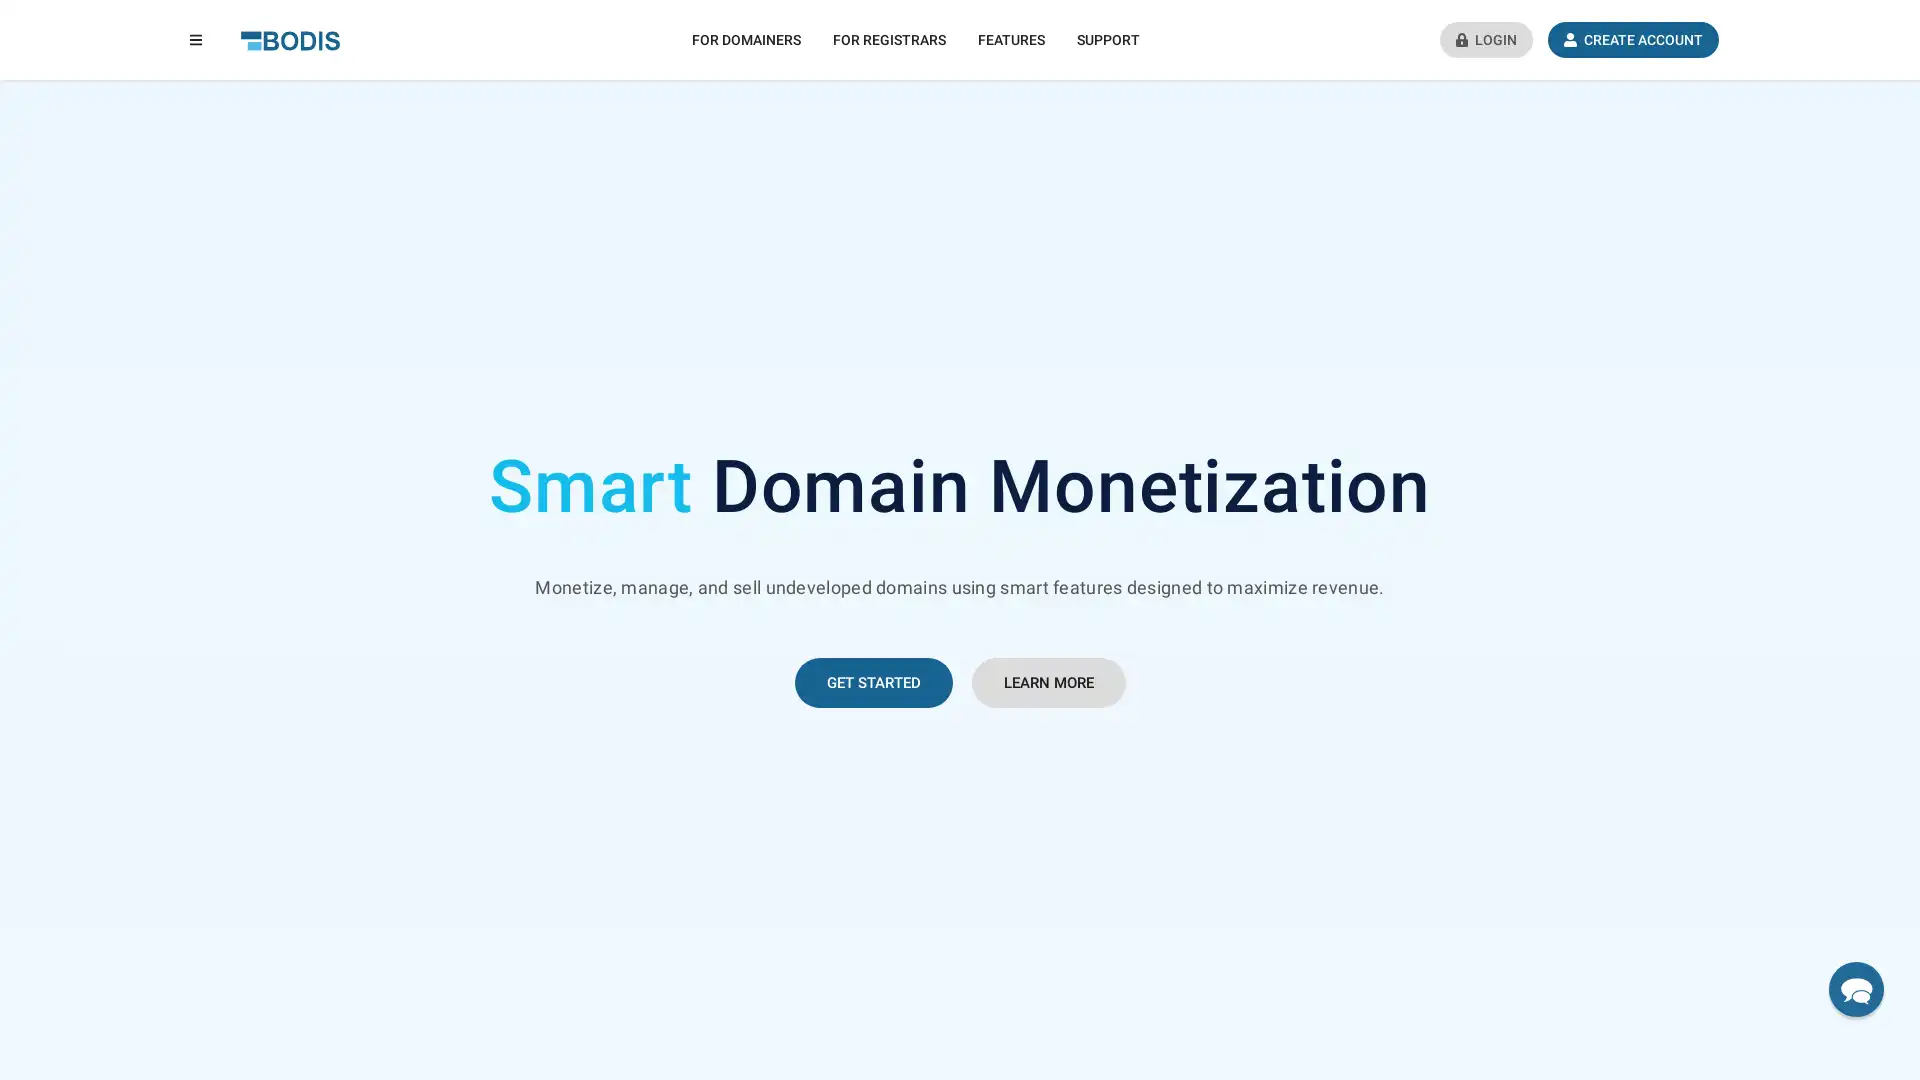 Image resolution: width=1920 pixels, height=1080 pixels. What do you see at coordinates (1855, 988) in the screenshot?
I see `Chat widget toggle` at bounding box center [1855, 988].